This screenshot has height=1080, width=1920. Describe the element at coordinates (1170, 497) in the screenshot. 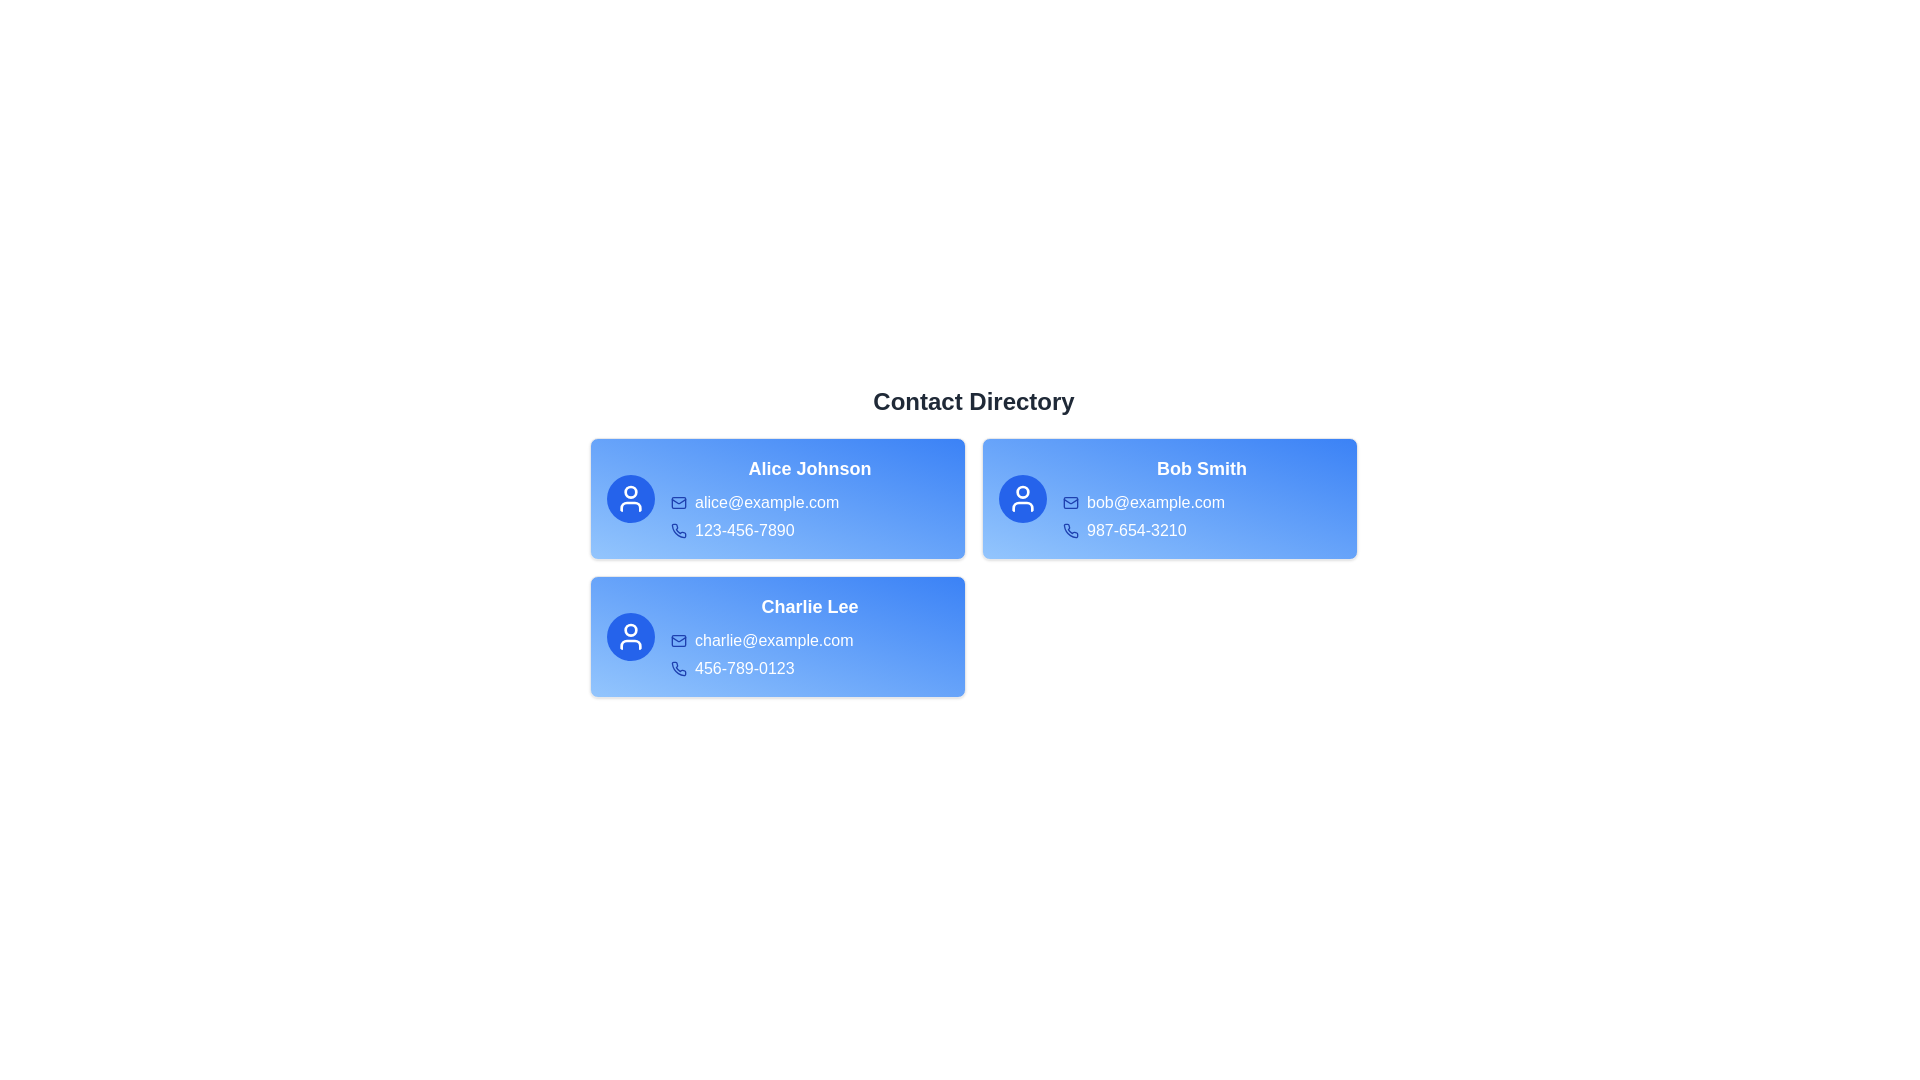

I see `the contact card for Bob Smith to view their details` at that location.